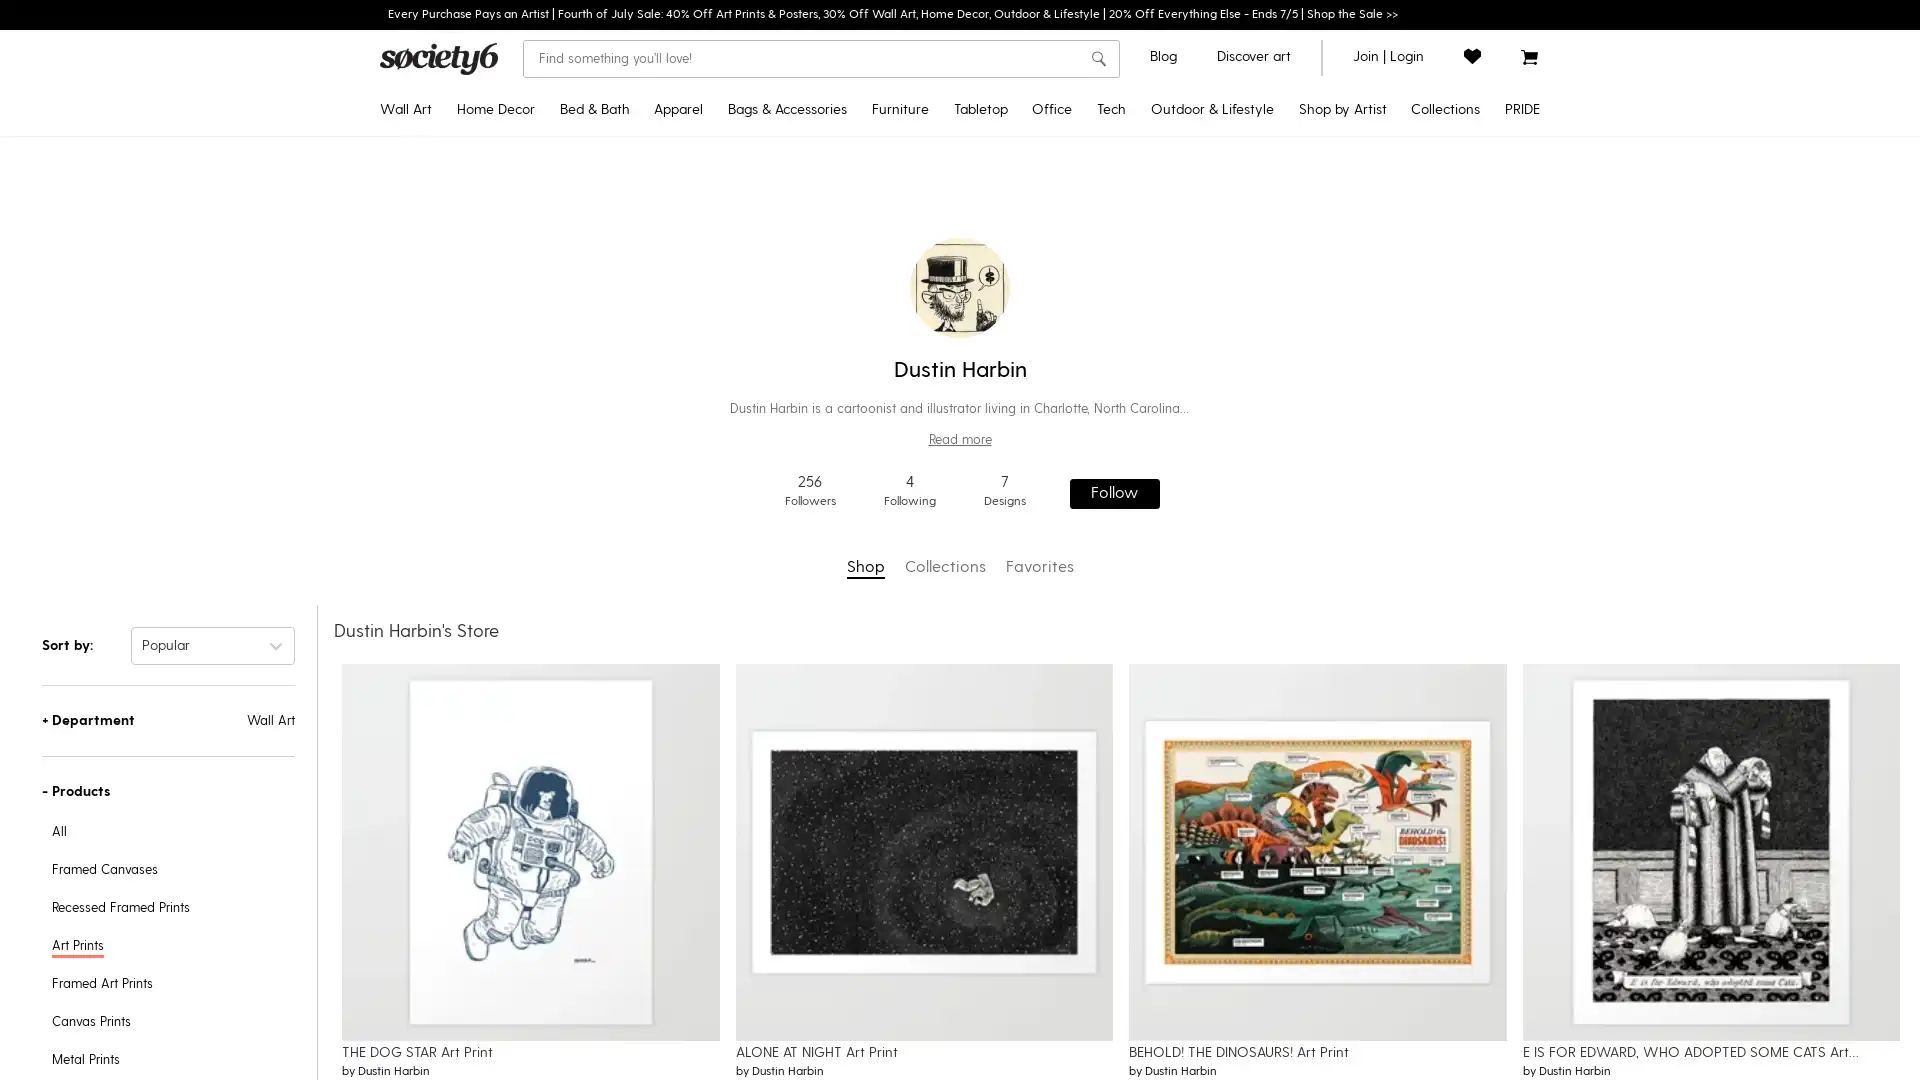 The width and height of the screenshot is (1920, 1080). What do you see at coordinates (1182, 160) in the screenshot?
I see `iPhone Cases` at bounding box center [1182, 160].